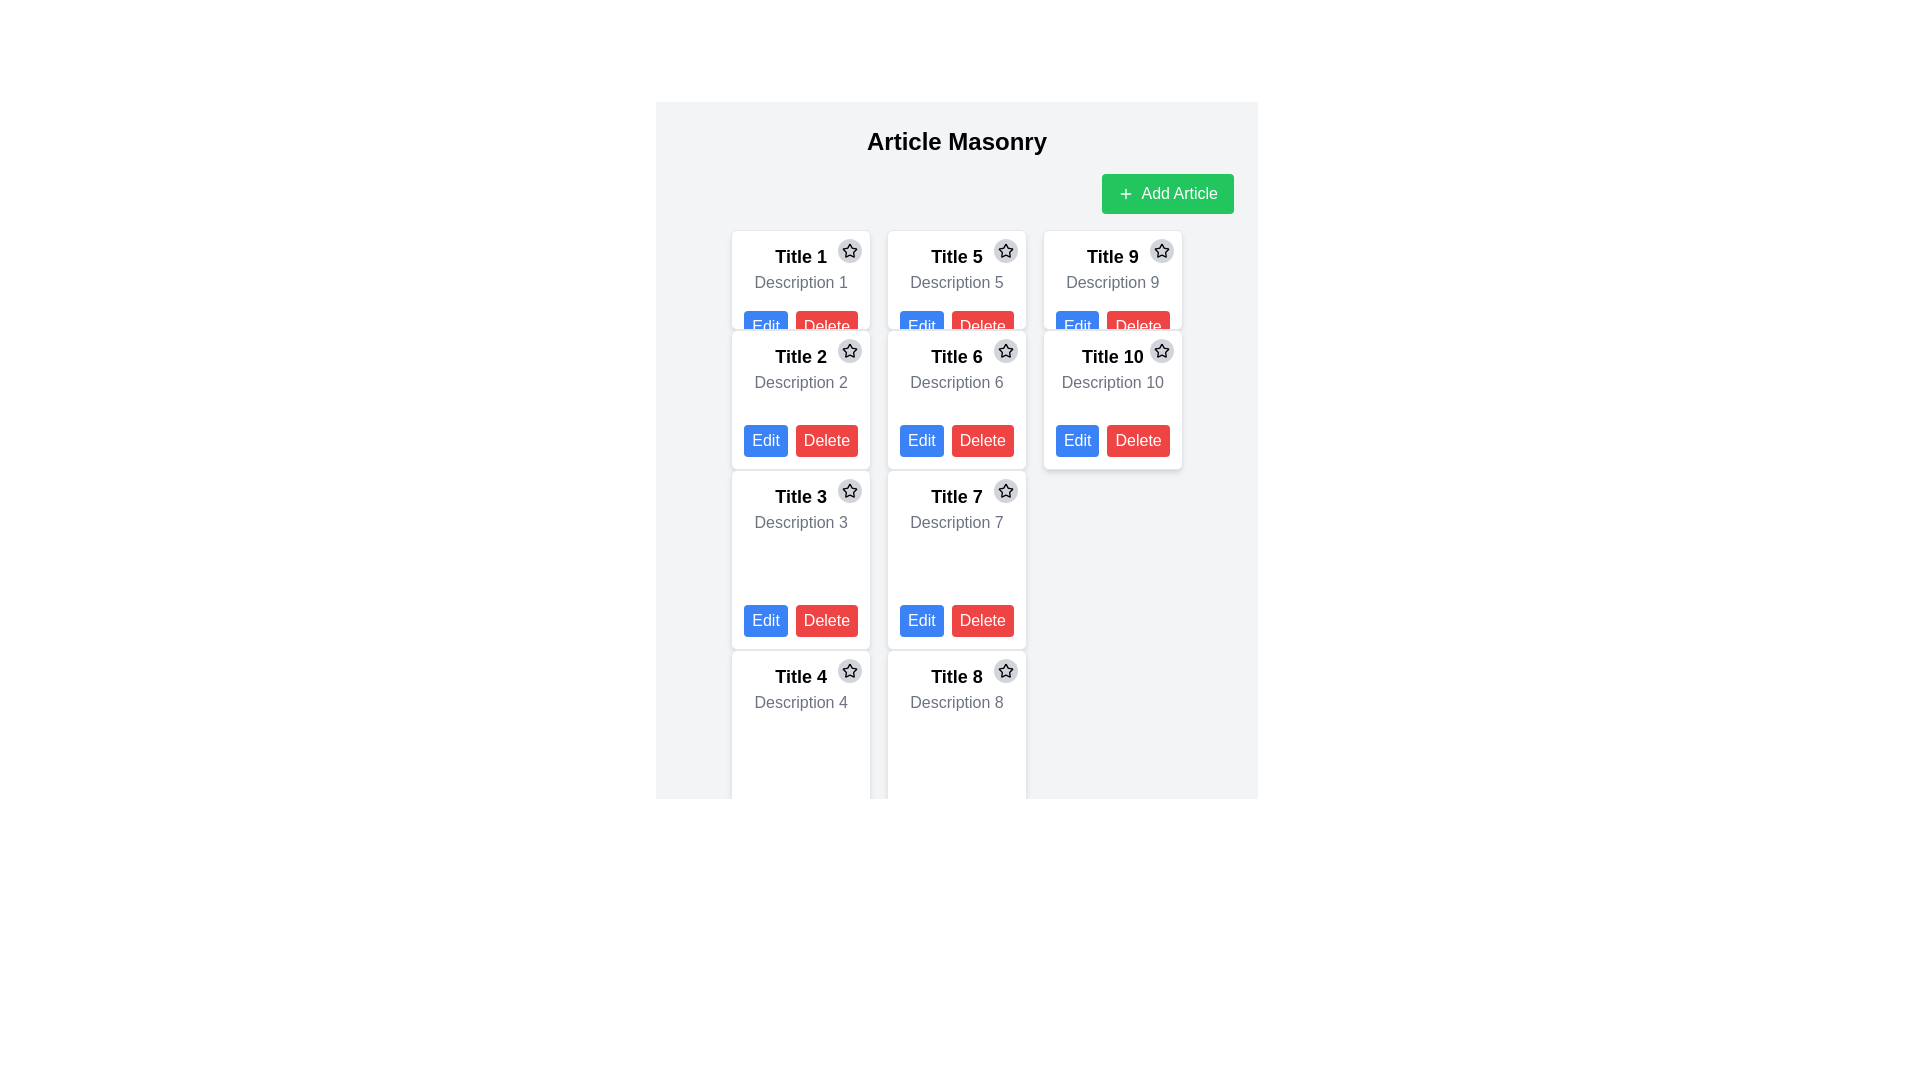 This screenshot has height=1080, width=1920. I want to click on the favoriting button located at the top-right corner of the card titled 'Title 1', so click(849, 249).